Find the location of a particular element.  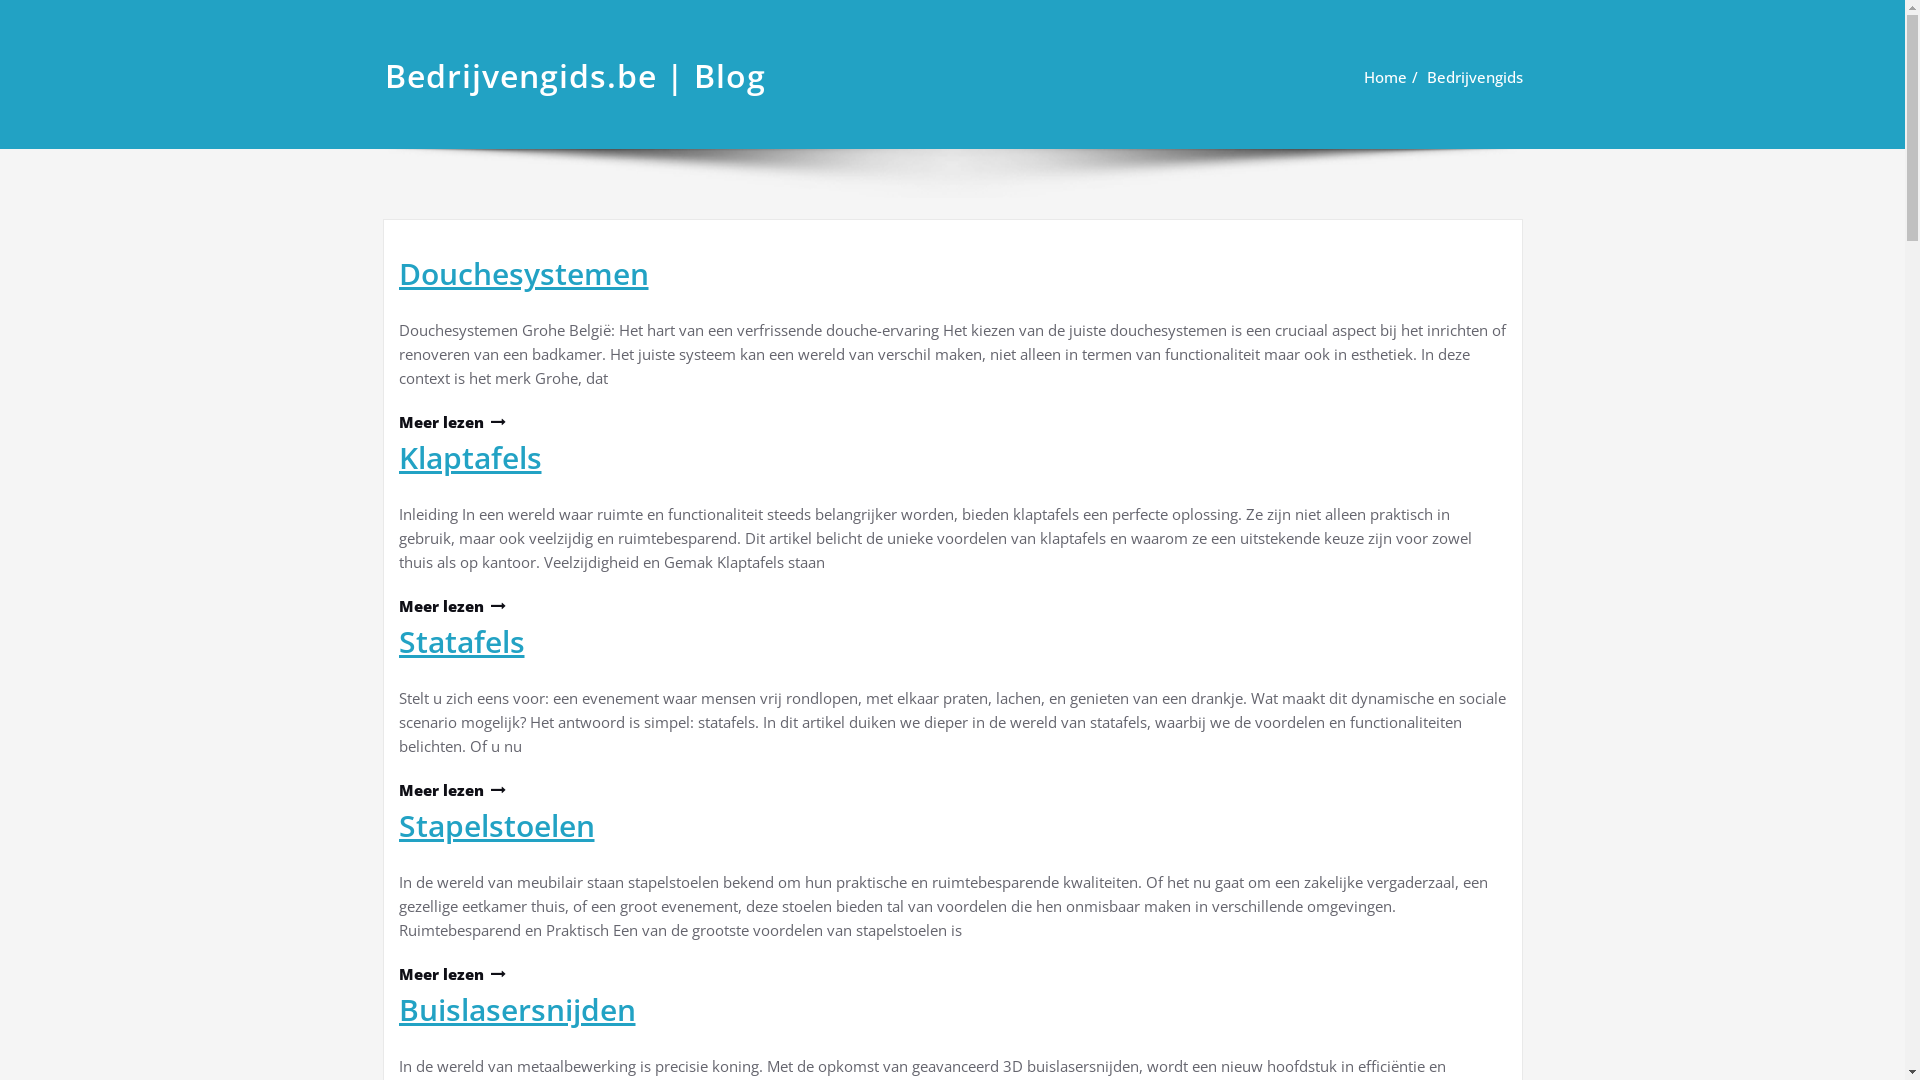

'Buislasersnijden' is located at coordinates (516, 1009).